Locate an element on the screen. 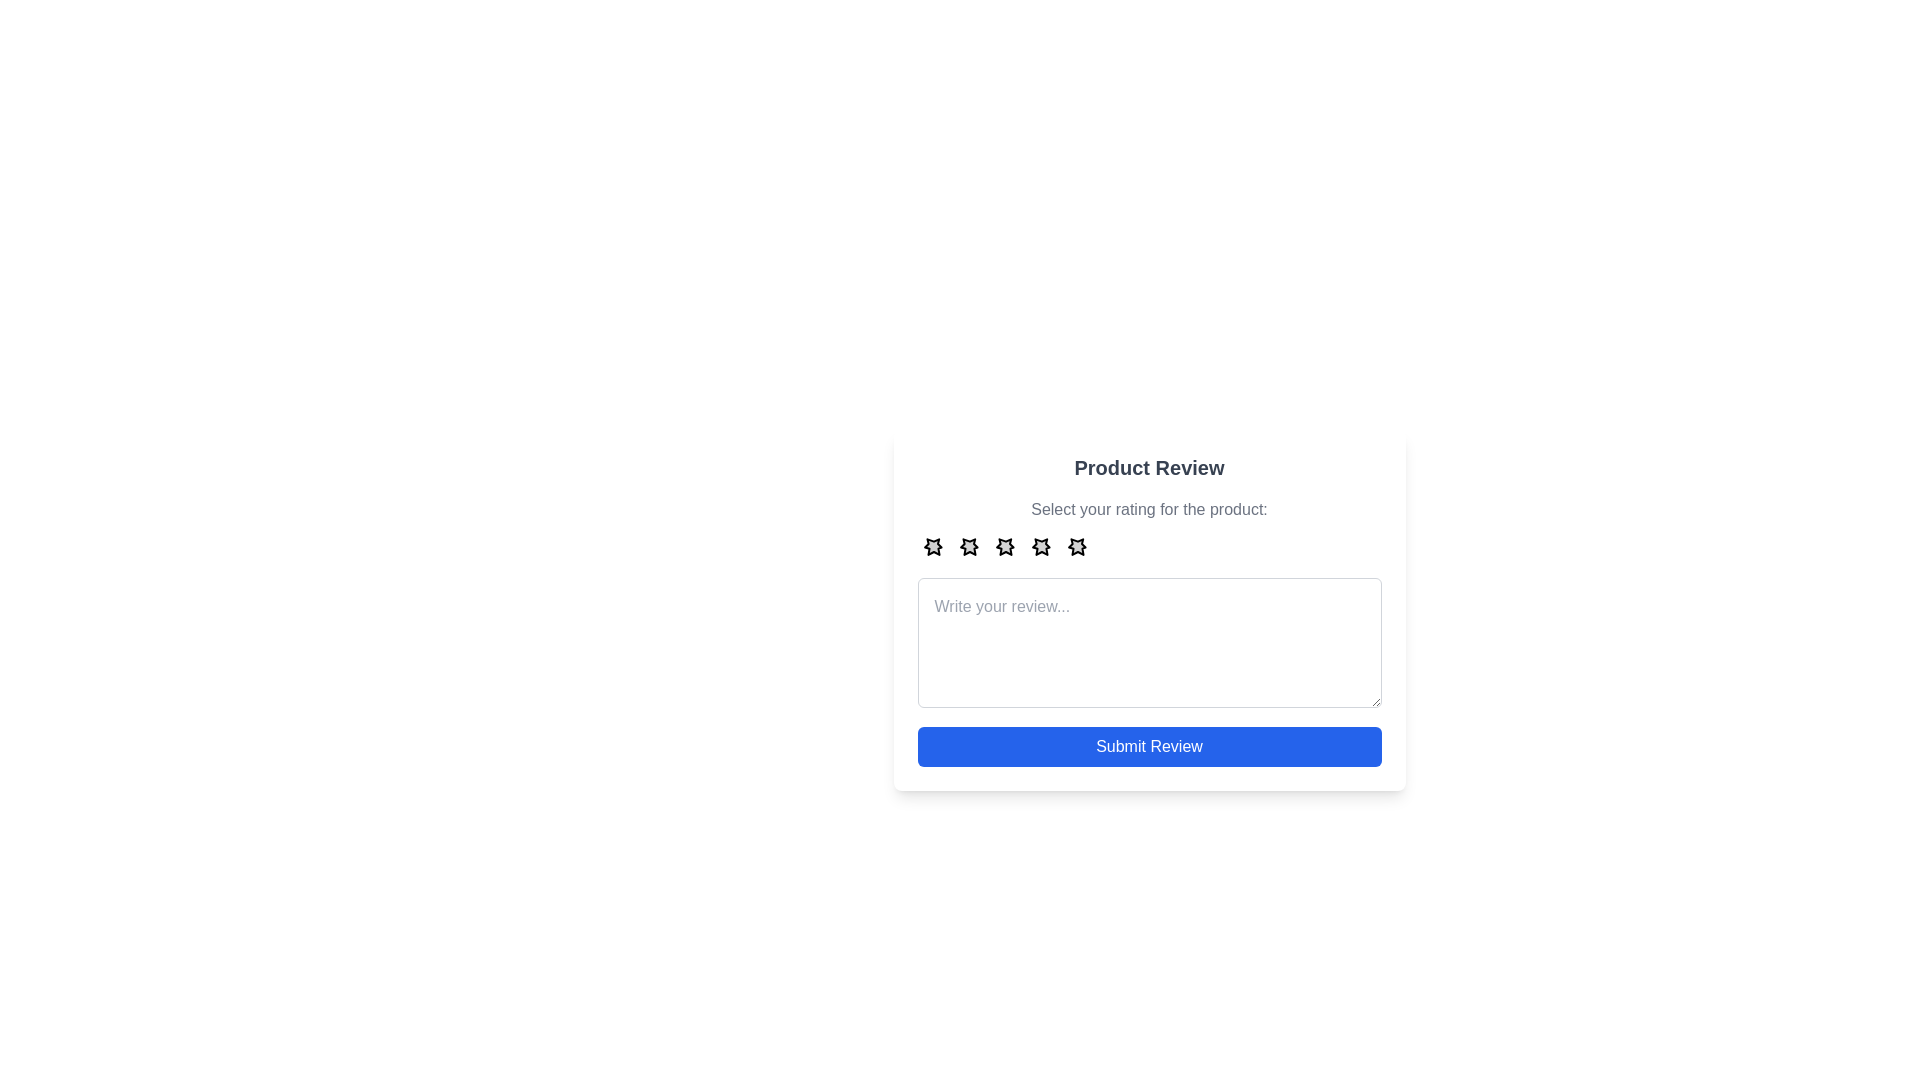  the star corresponding to the rating 5 to select it is located at coordinates (1076, 546).